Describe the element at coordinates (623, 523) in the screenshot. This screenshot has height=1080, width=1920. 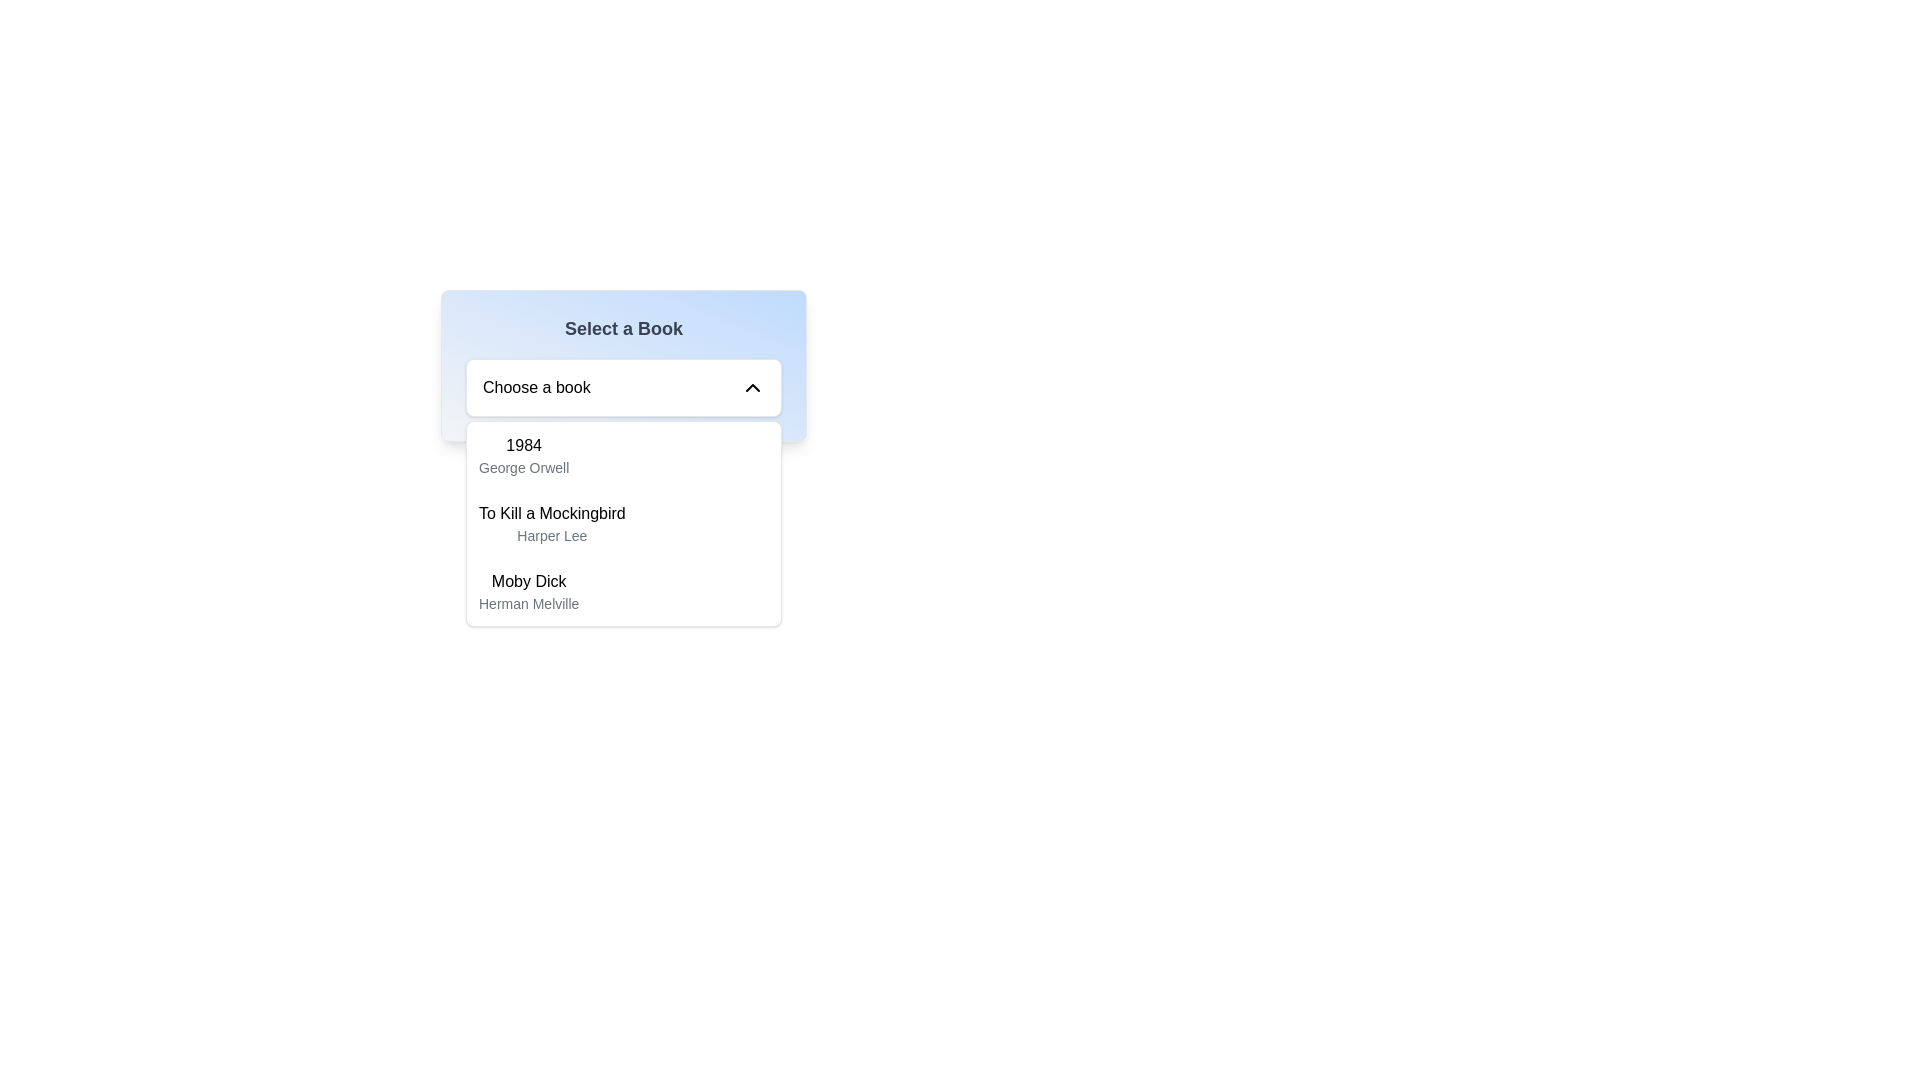
I see `the selectable list item displaying 'To Kill a Mockingbird' by Harper Lee` at that location.